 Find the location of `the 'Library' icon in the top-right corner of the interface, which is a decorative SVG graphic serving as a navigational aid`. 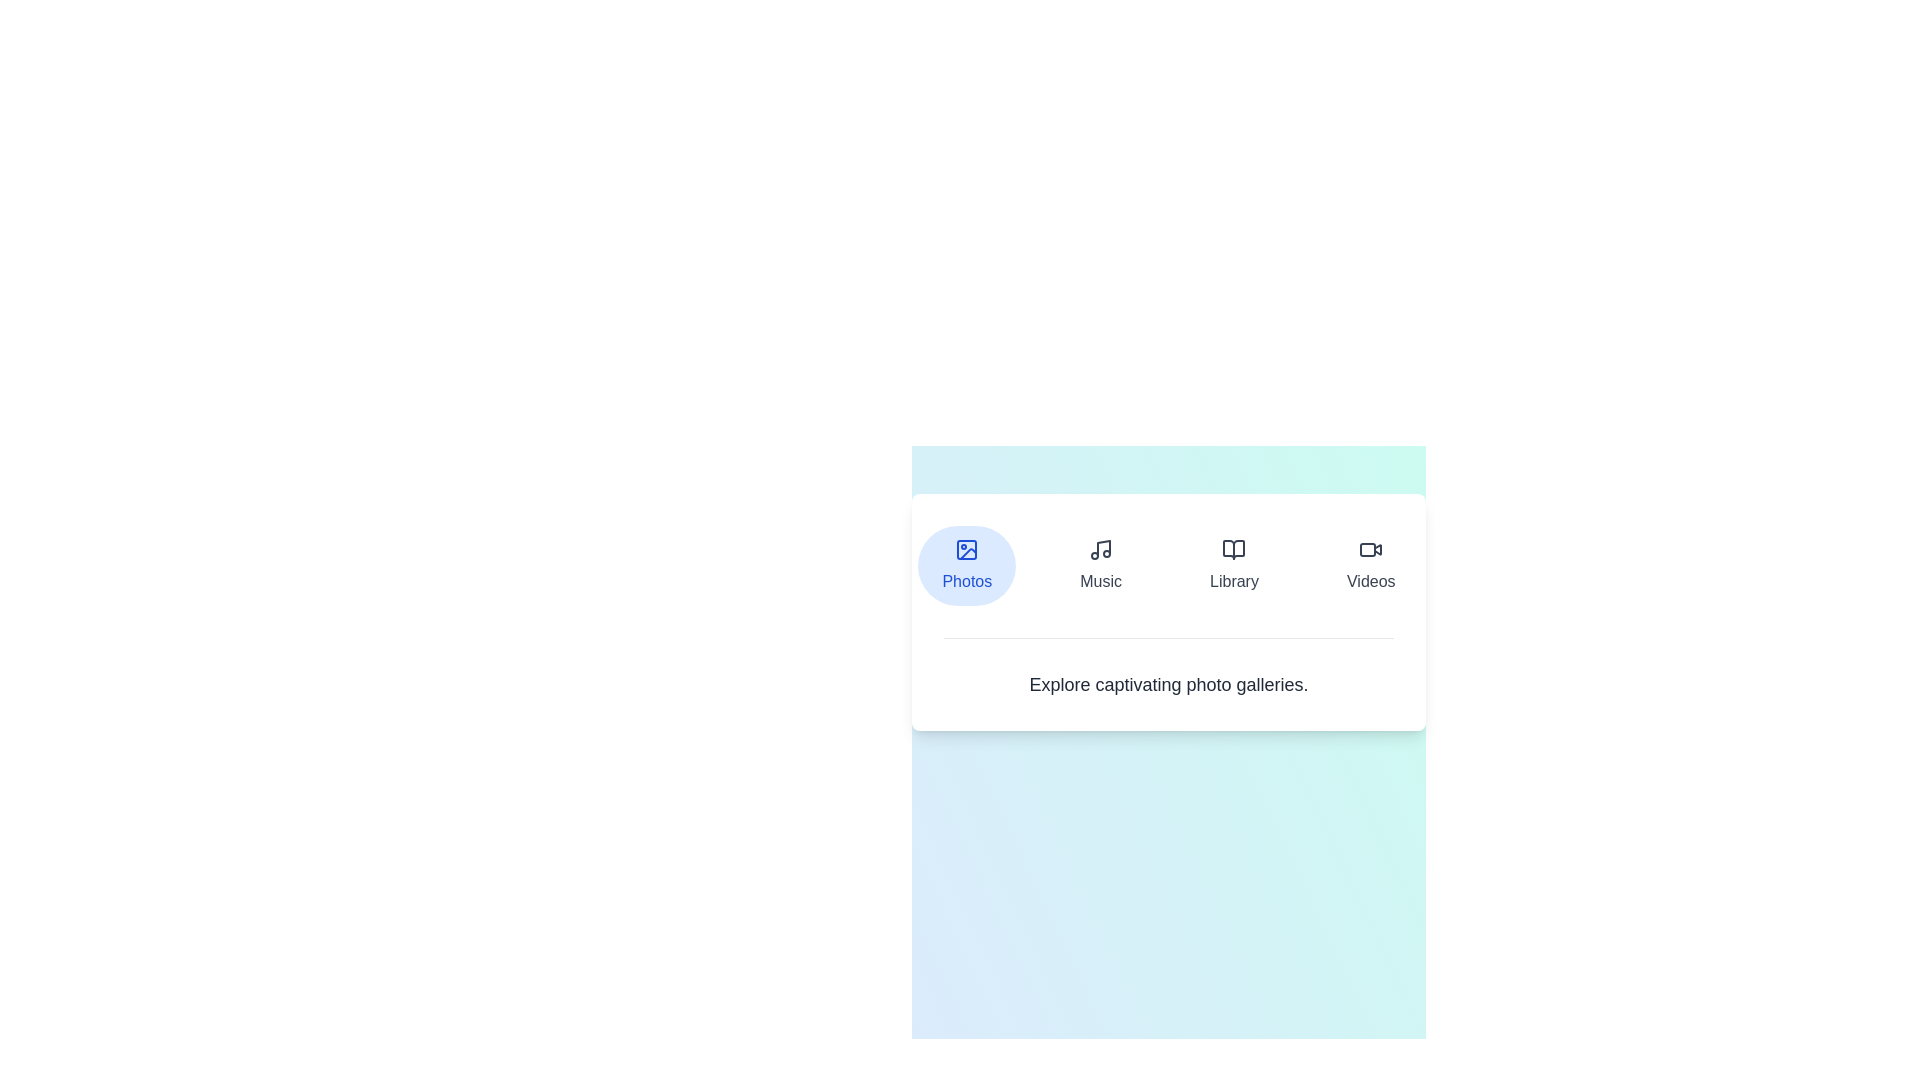

the 'Library' icon in the top-right corner of the interface, which is a decorative SVG graphic serving as a navigational aid is located at coordinates (1233, 550).